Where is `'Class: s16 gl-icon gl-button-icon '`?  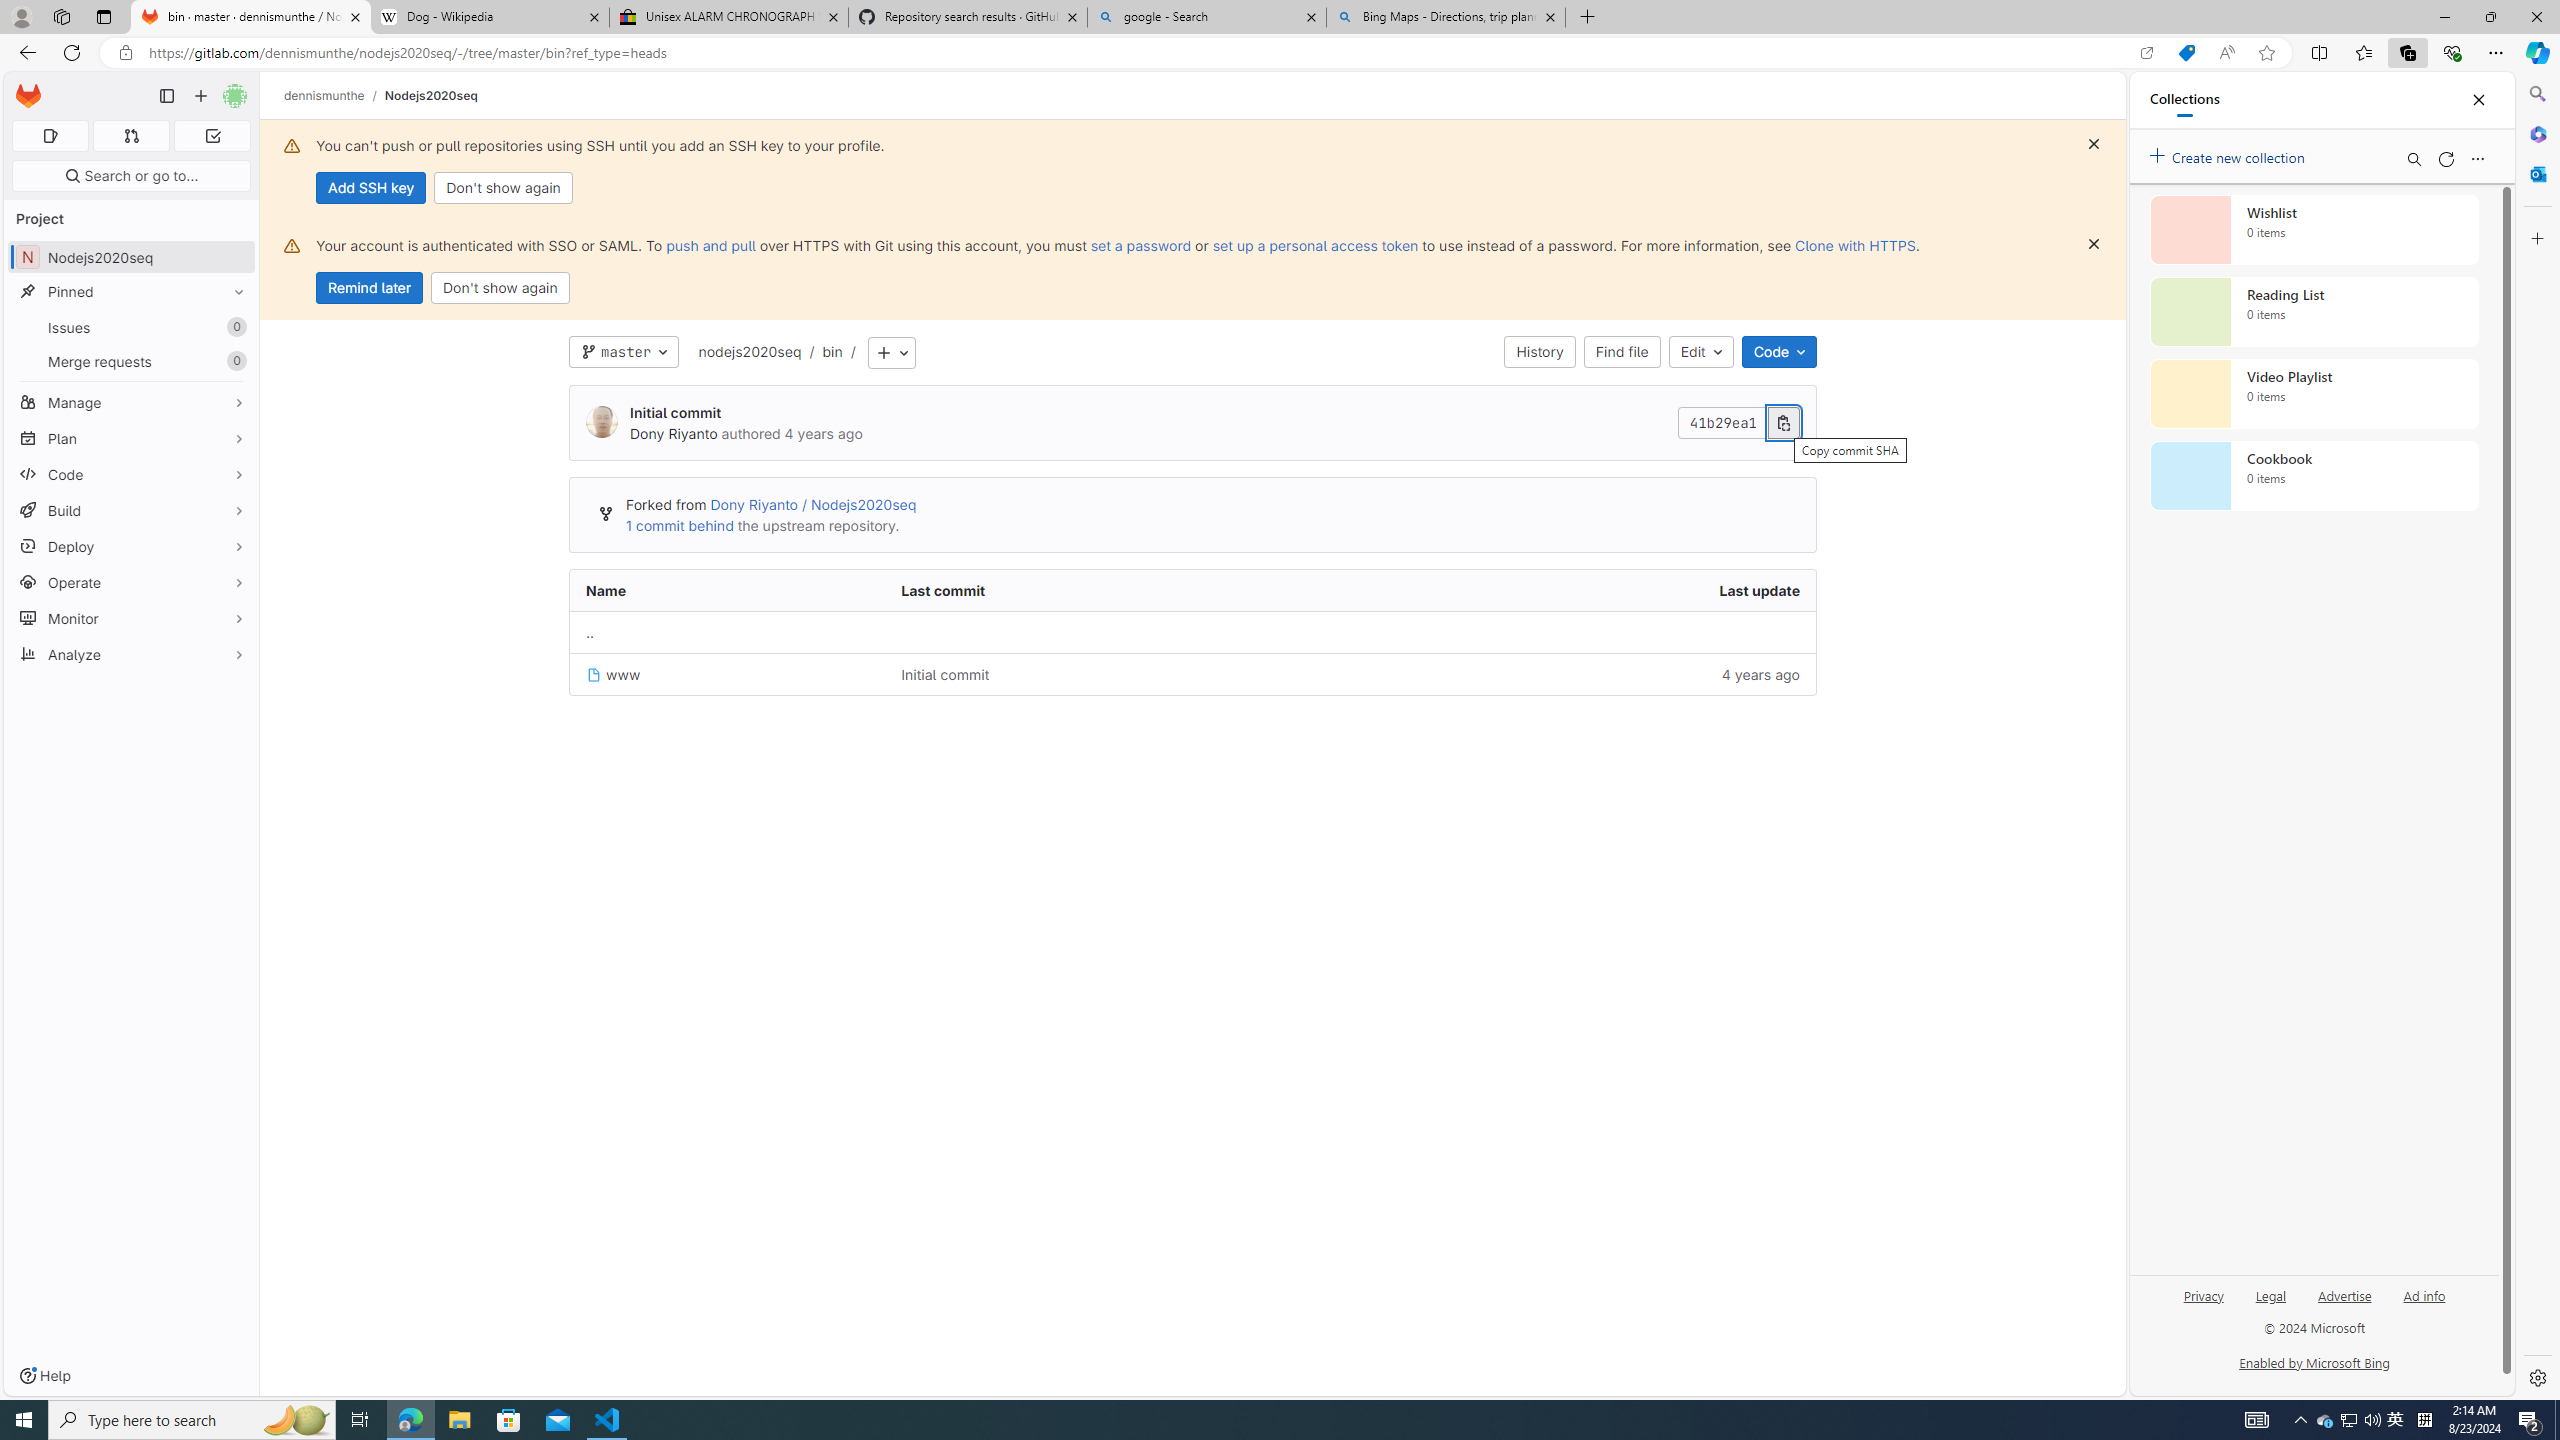 'Class: s16 gl-icon gl-button-icon ' is located at coordinates (2094, 244).